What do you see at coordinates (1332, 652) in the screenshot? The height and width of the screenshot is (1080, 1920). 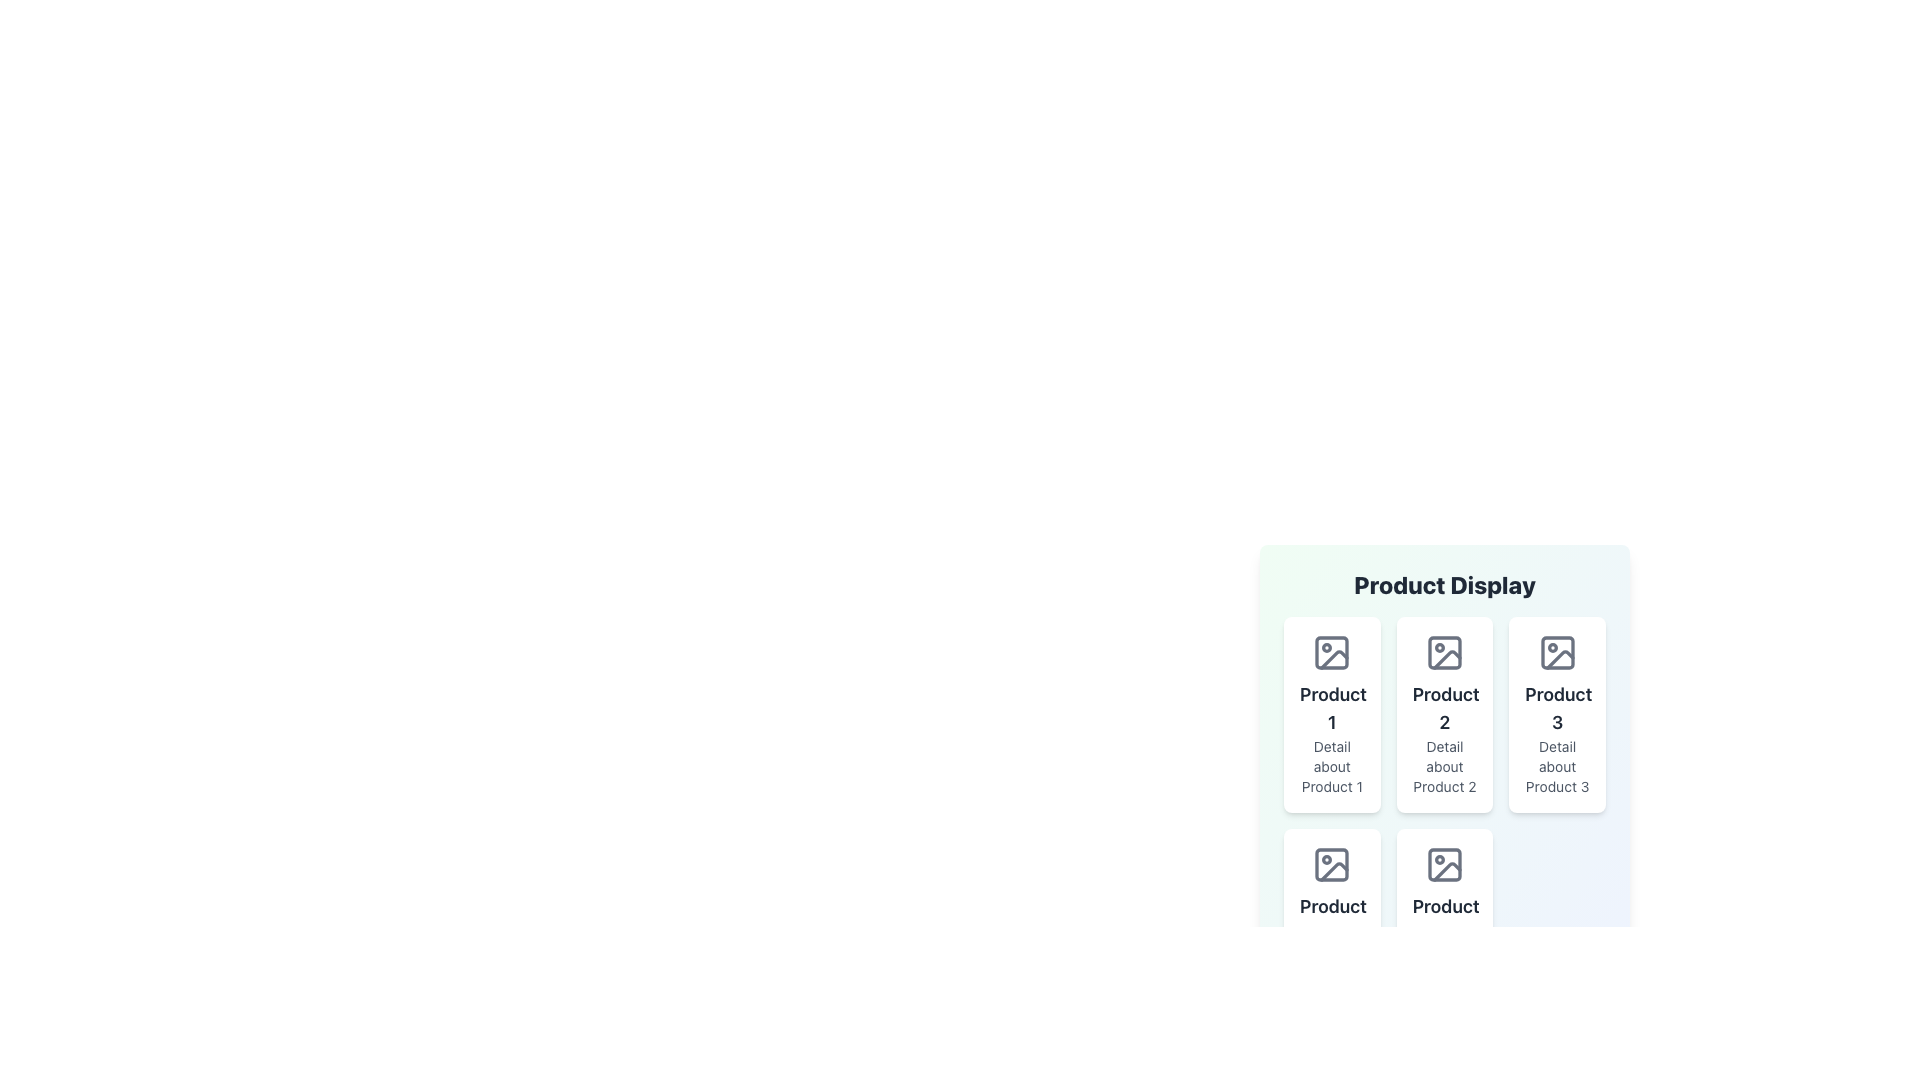 I see `the Image Placeholder Icon located at the top-left corner of the 'Product 1' tile in the grid layout` at bounding box center [1332, 652].